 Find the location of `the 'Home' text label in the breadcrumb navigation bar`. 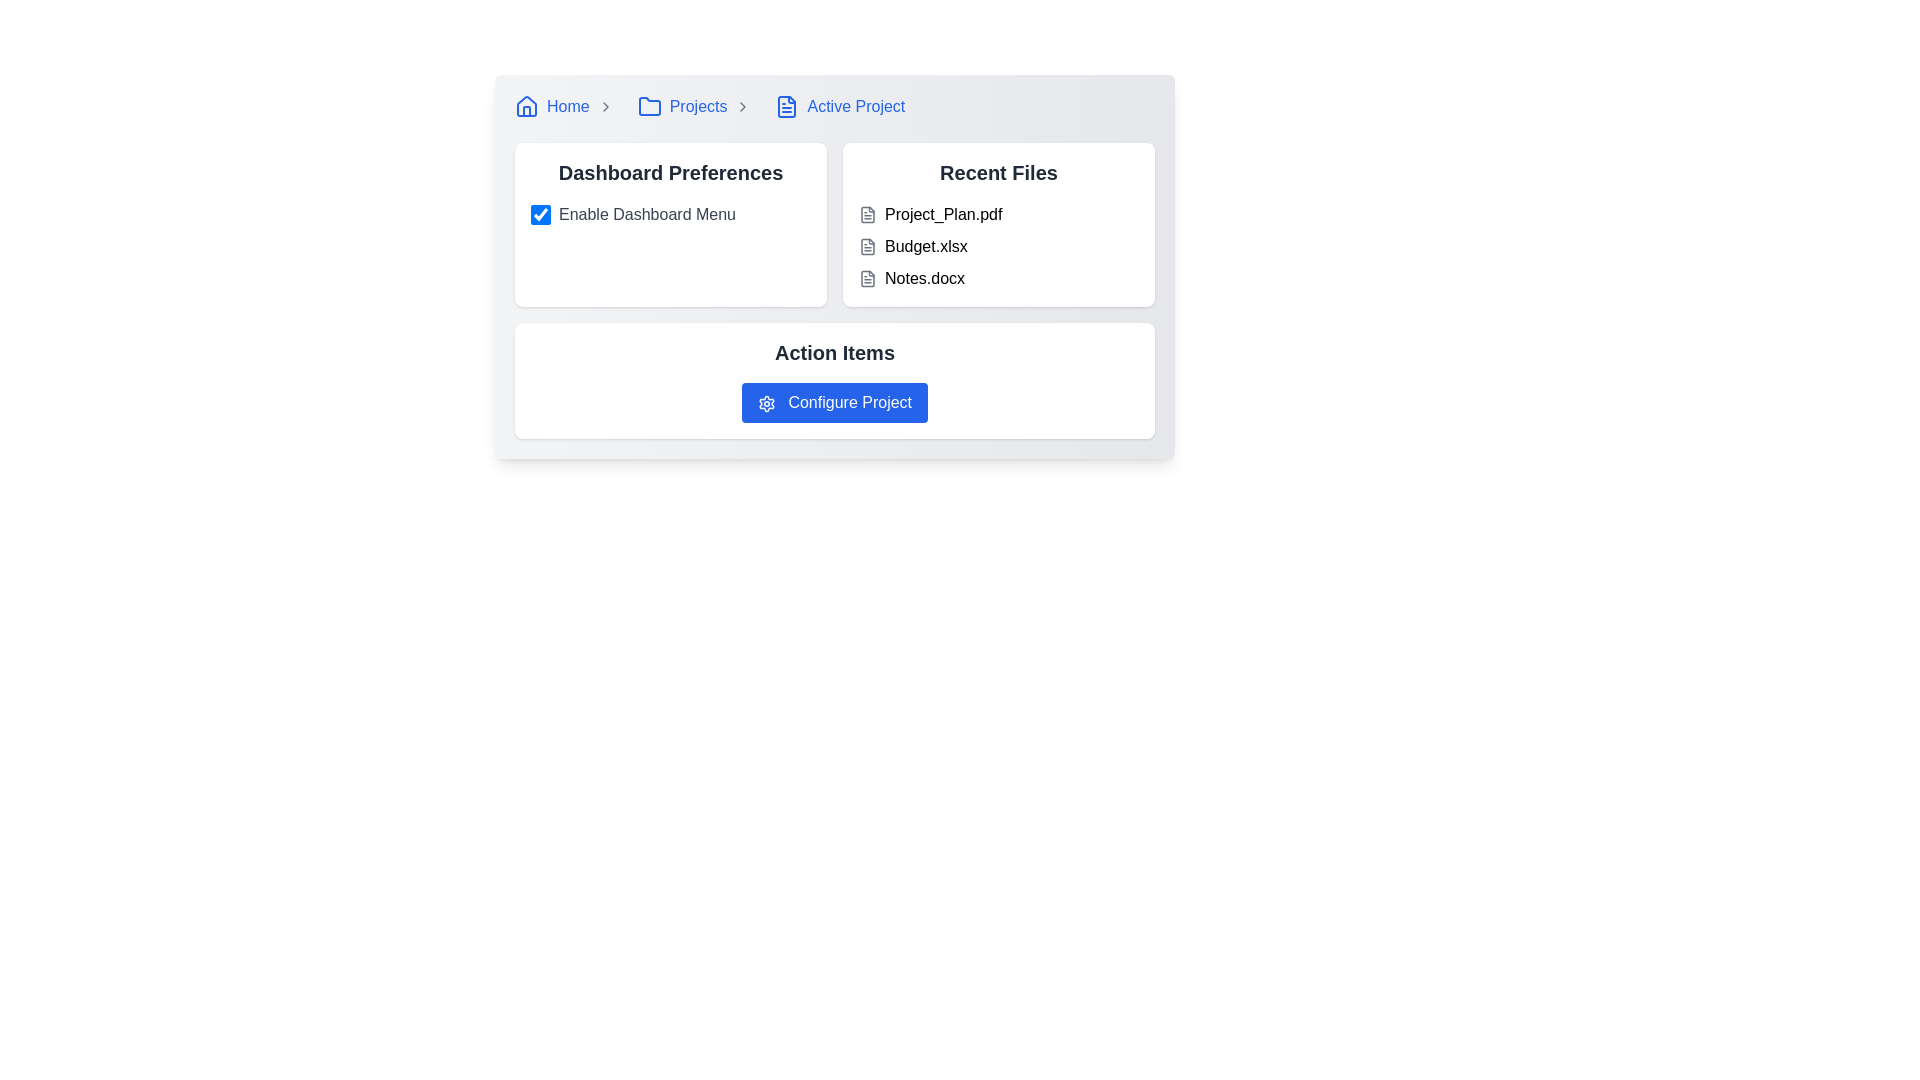

the 'Home' text label in the breadcrumb navigation bar is located at coordinates (567, 107).